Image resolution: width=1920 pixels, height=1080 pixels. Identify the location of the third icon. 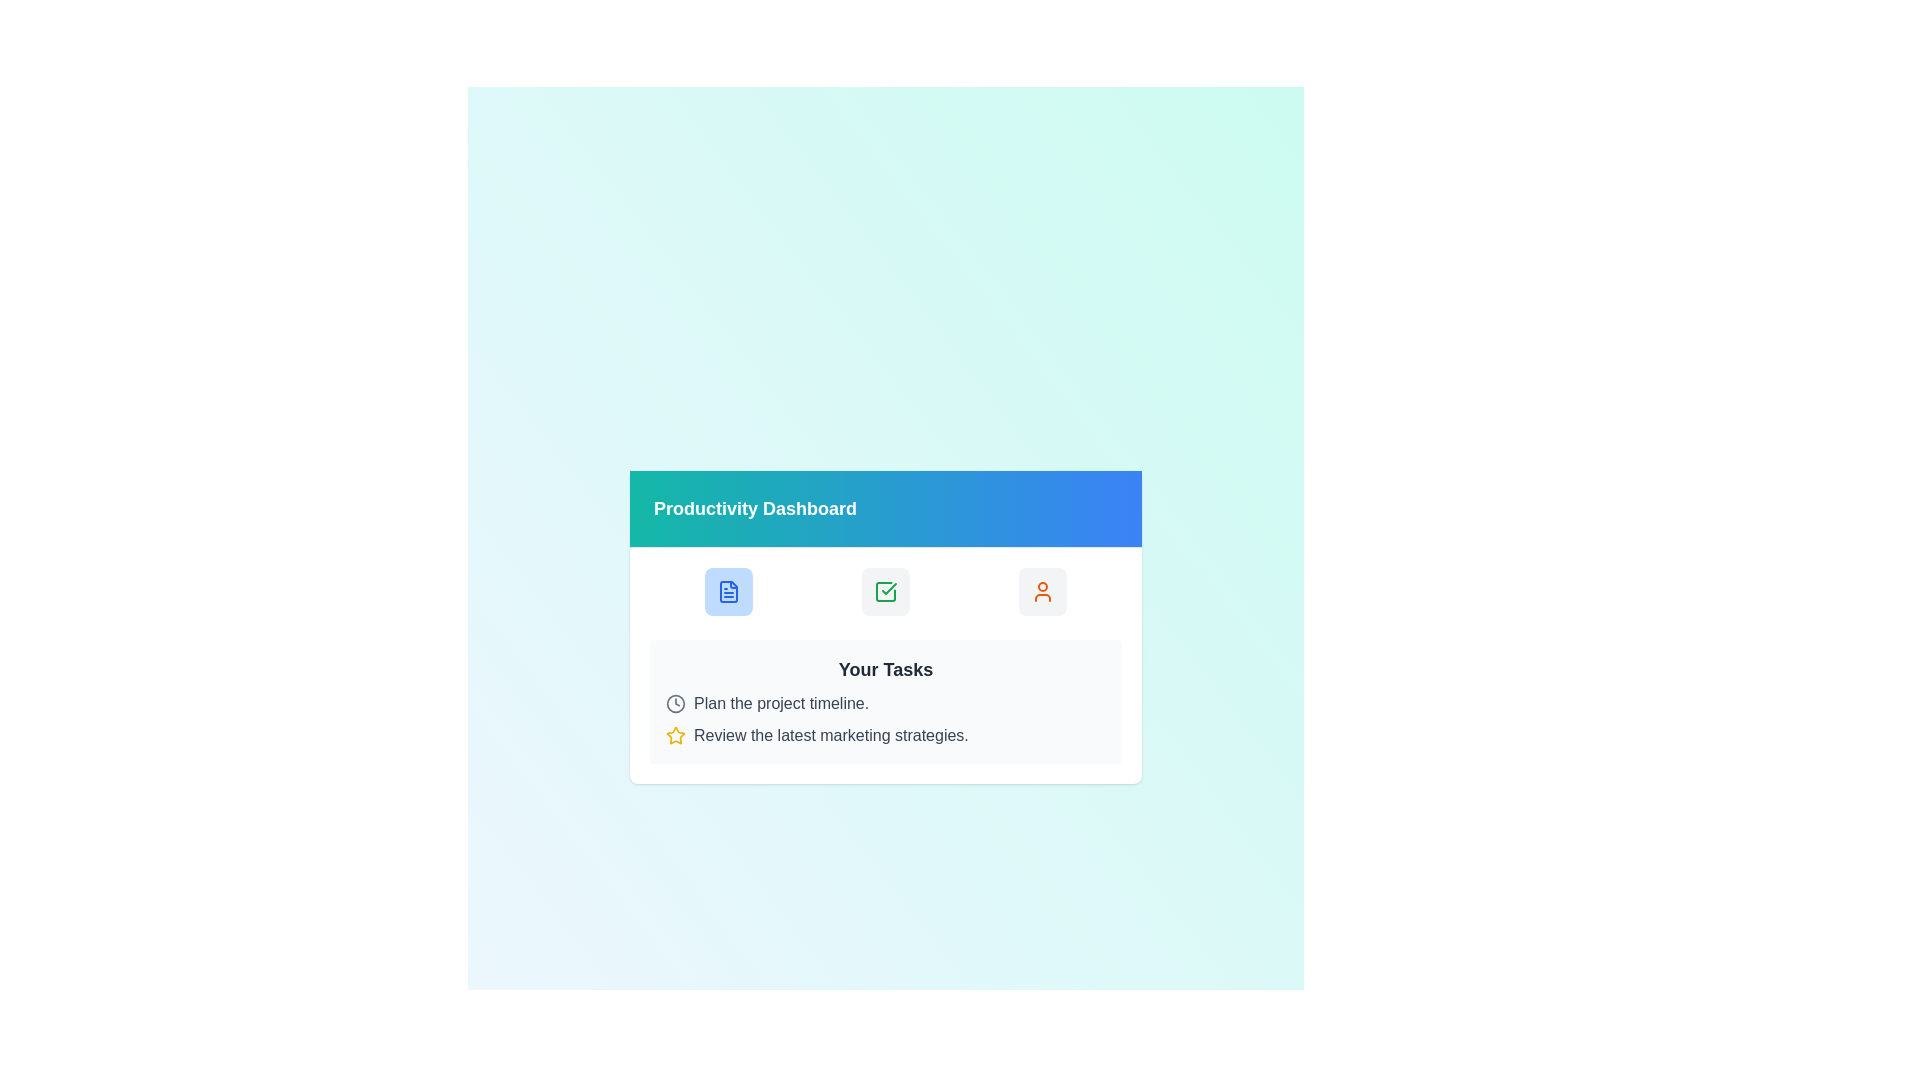
(1042, 590).